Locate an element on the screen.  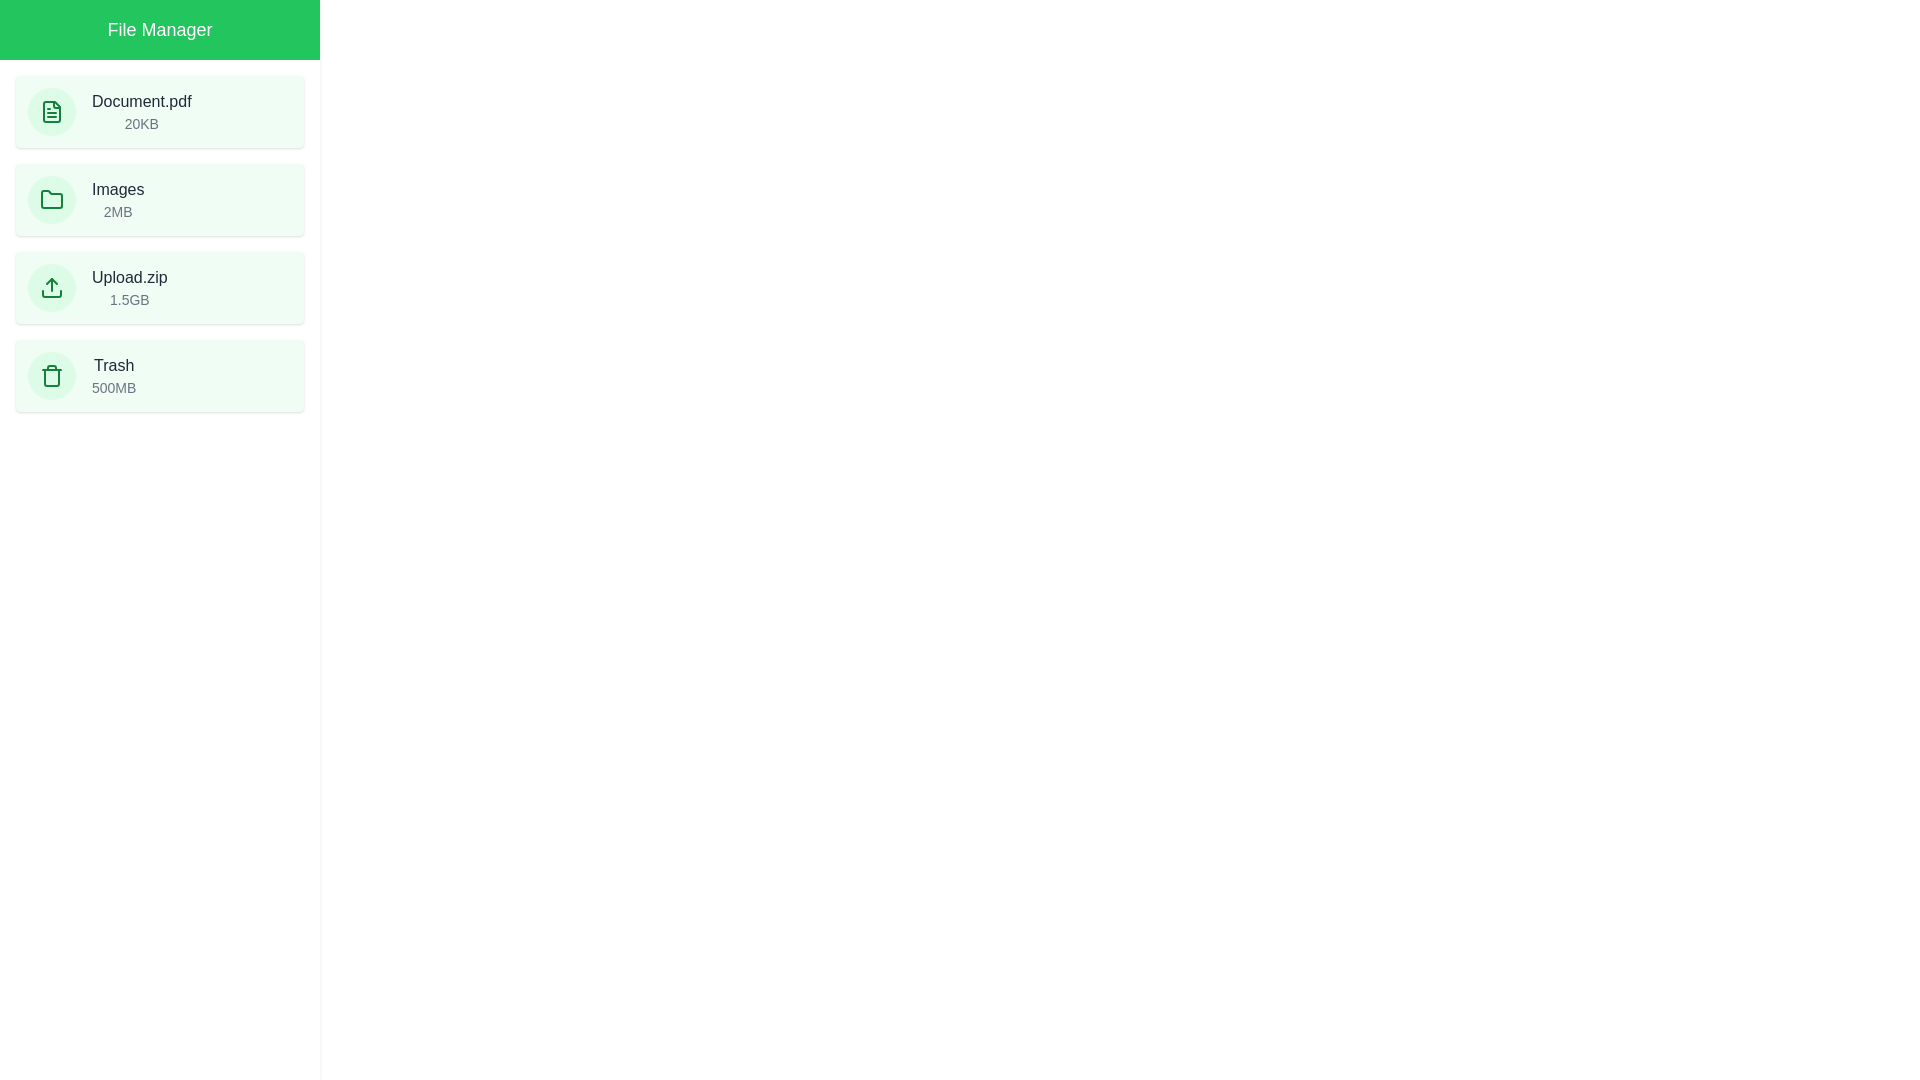
the file or folder item identified by its name Document.pdf is located at coordinates (158, 111).